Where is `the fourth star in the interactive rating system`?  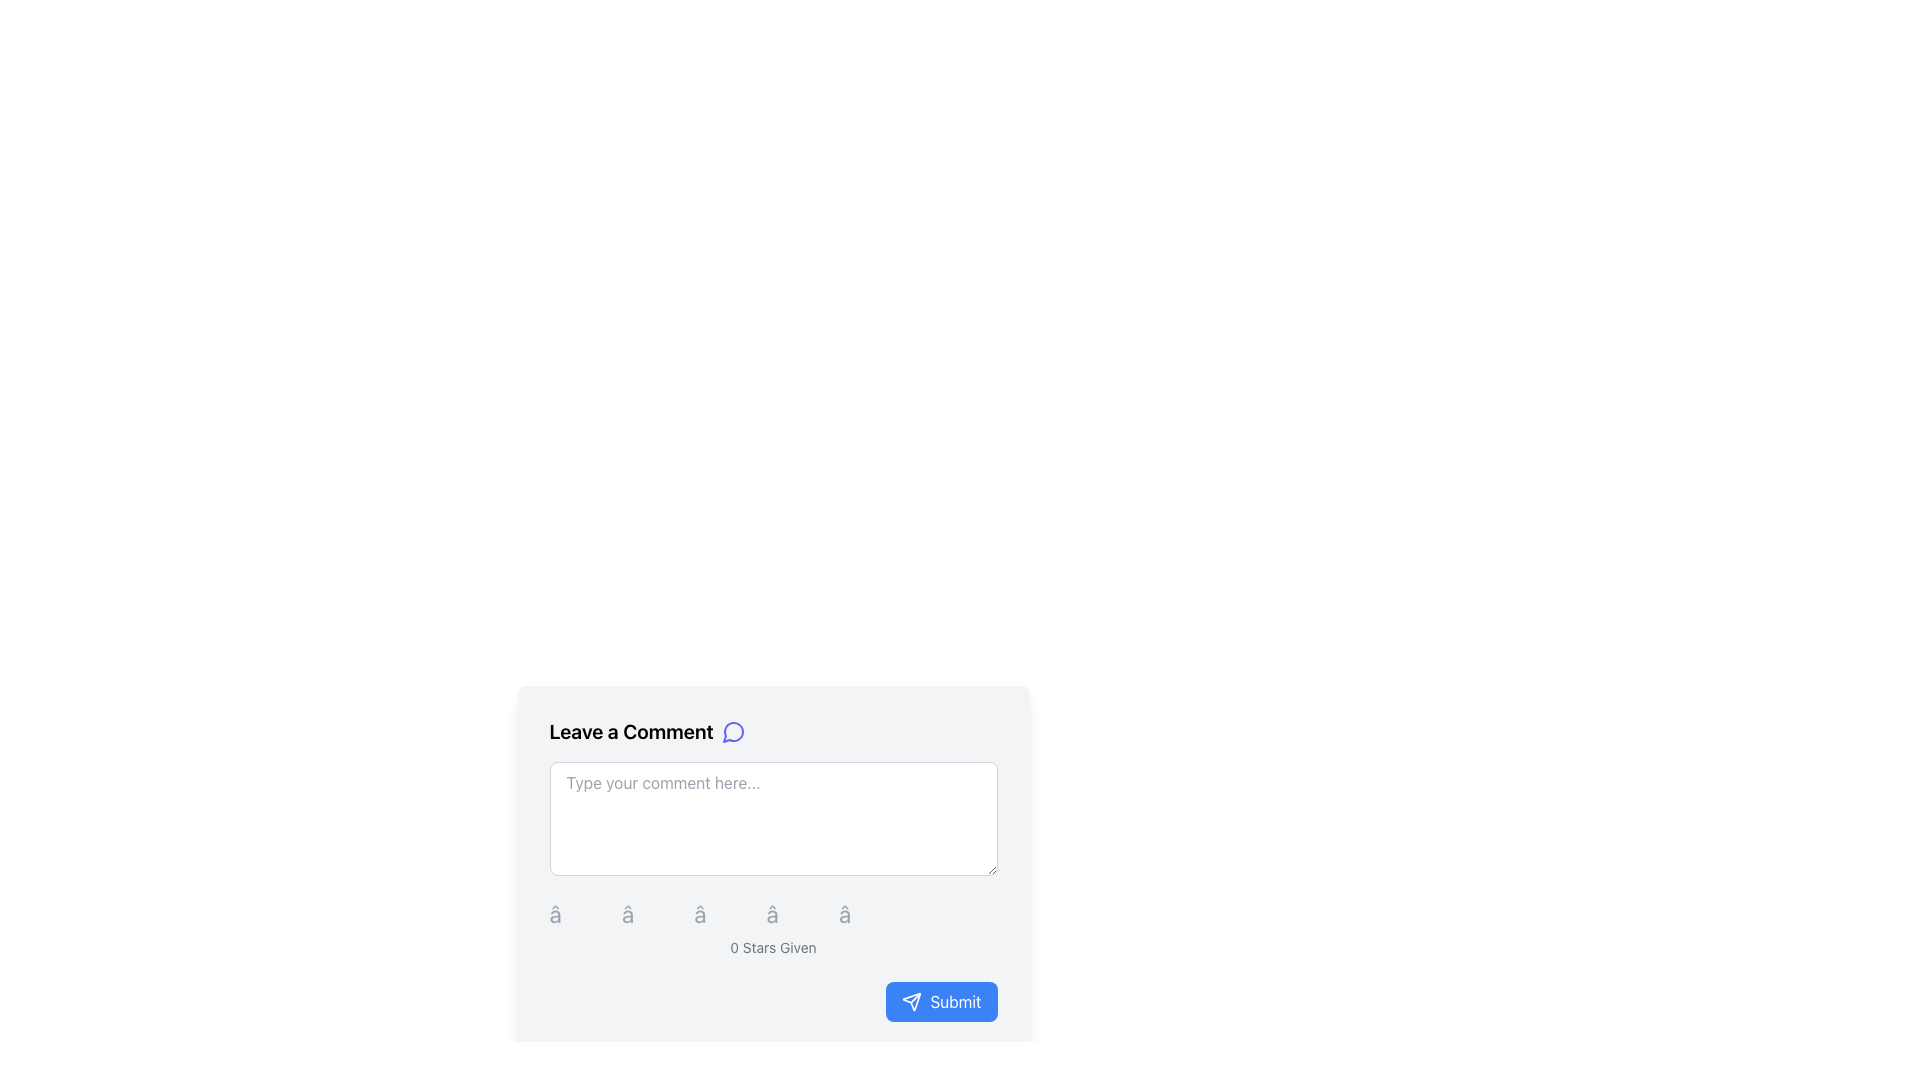
the fourth star in the interactive rating system is located at coordinates (795, 914).